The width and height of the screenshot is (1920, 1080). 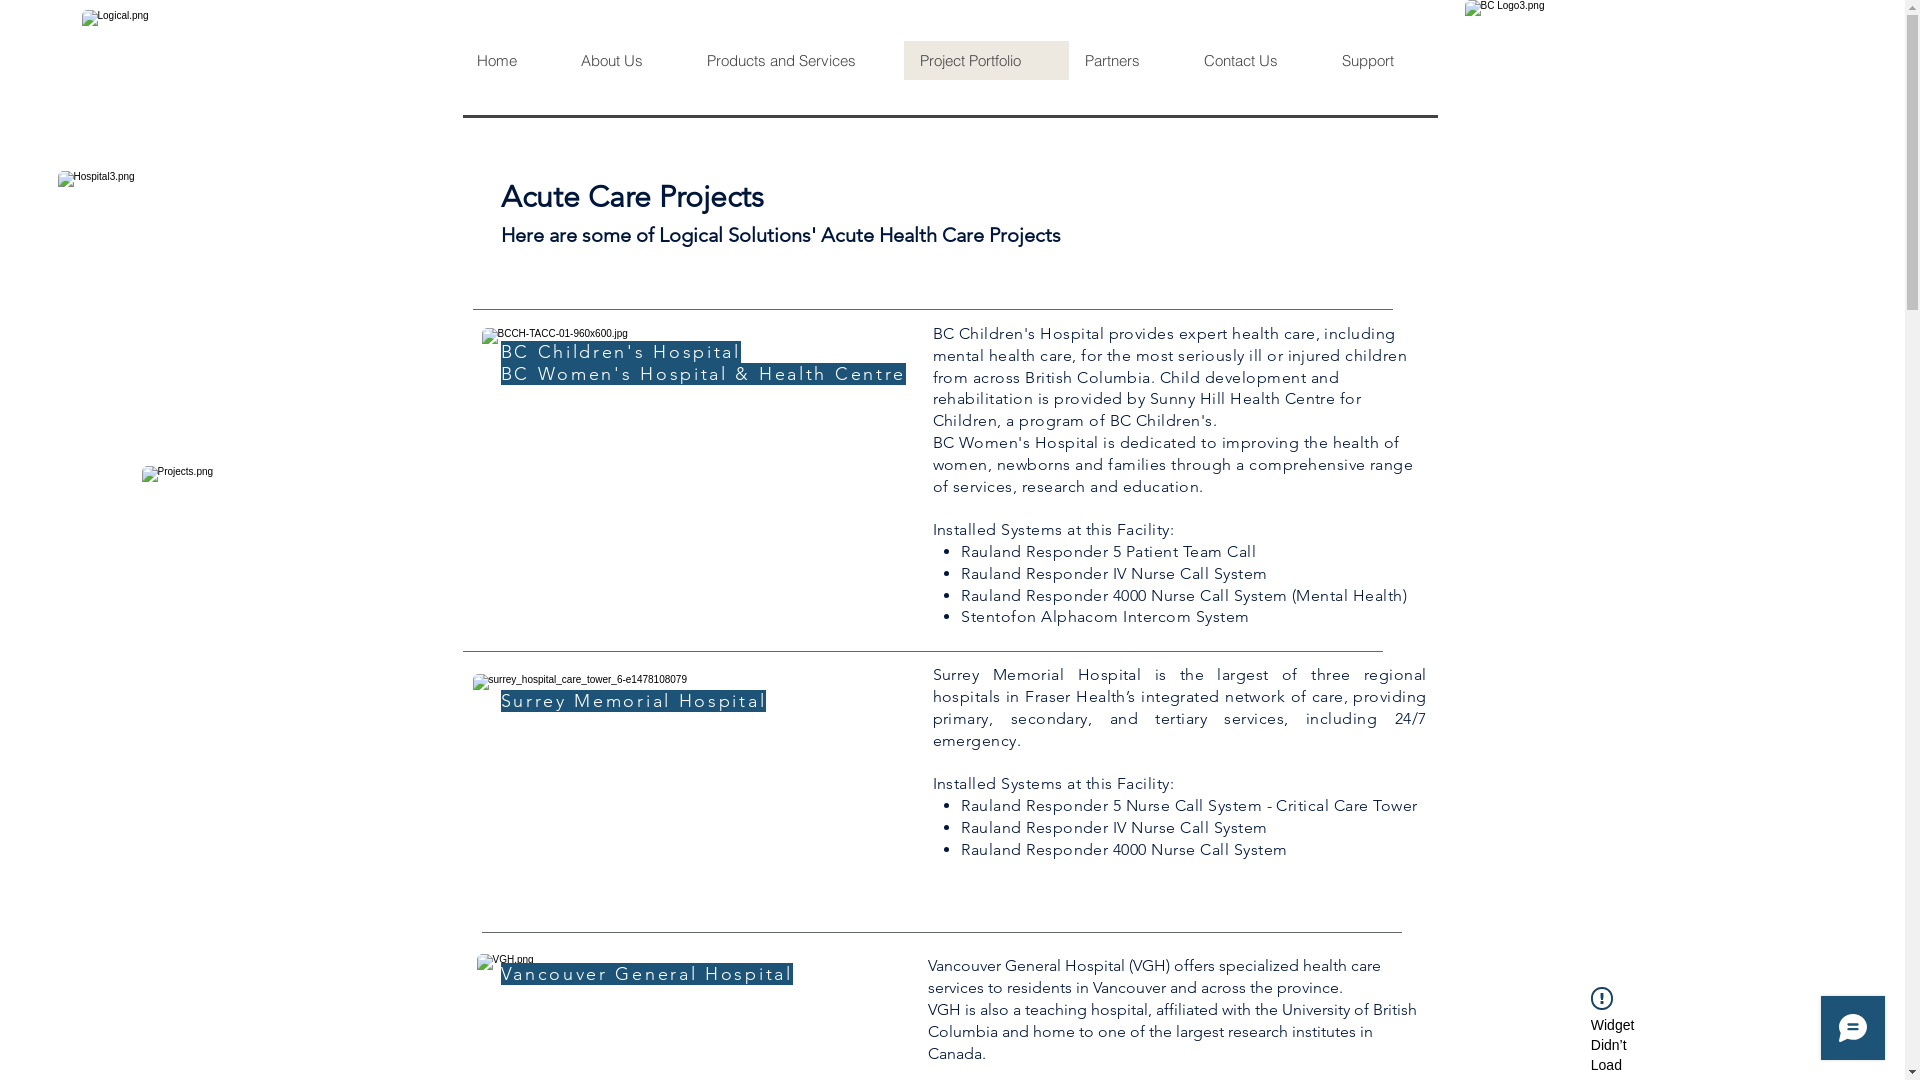 I want to click on 'Support', so click(x=1382, y=59).